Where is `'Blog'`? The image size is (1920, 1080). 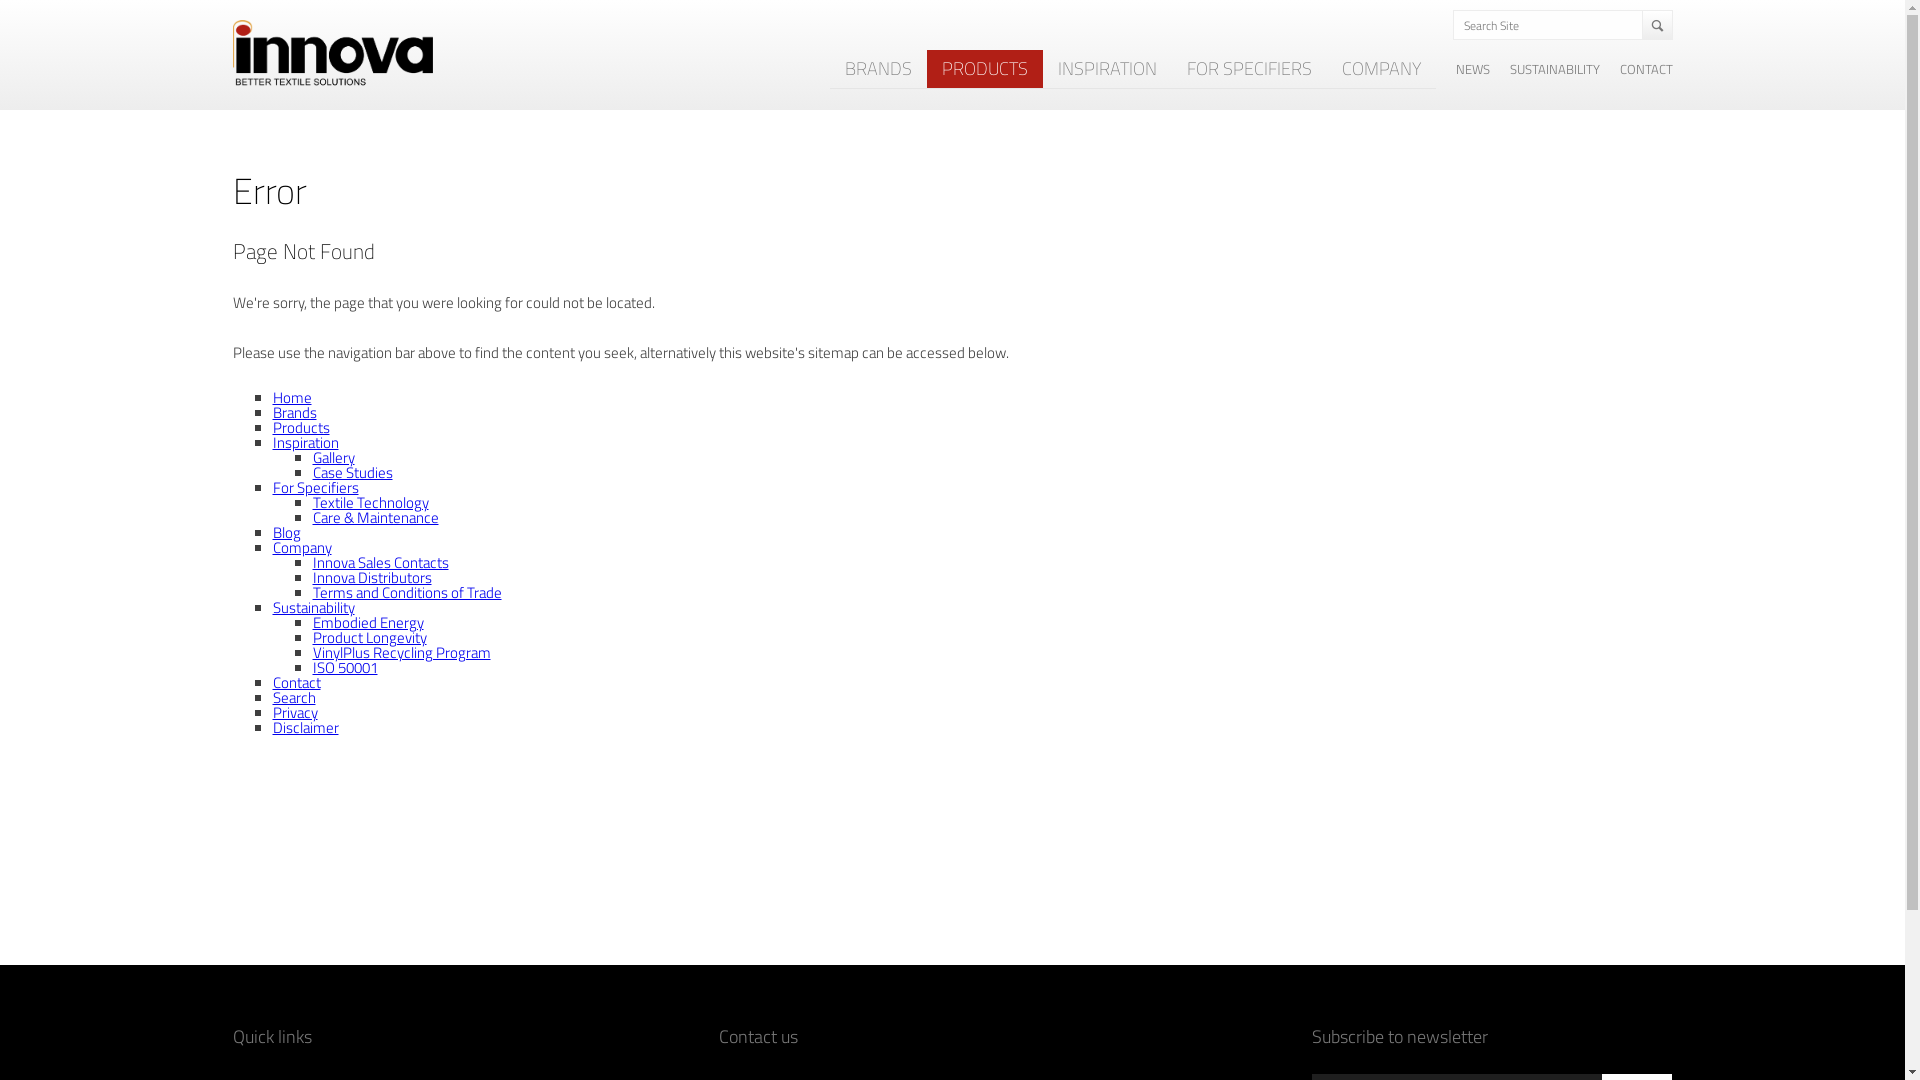
'Blog' is located at coordinates (285, 531).